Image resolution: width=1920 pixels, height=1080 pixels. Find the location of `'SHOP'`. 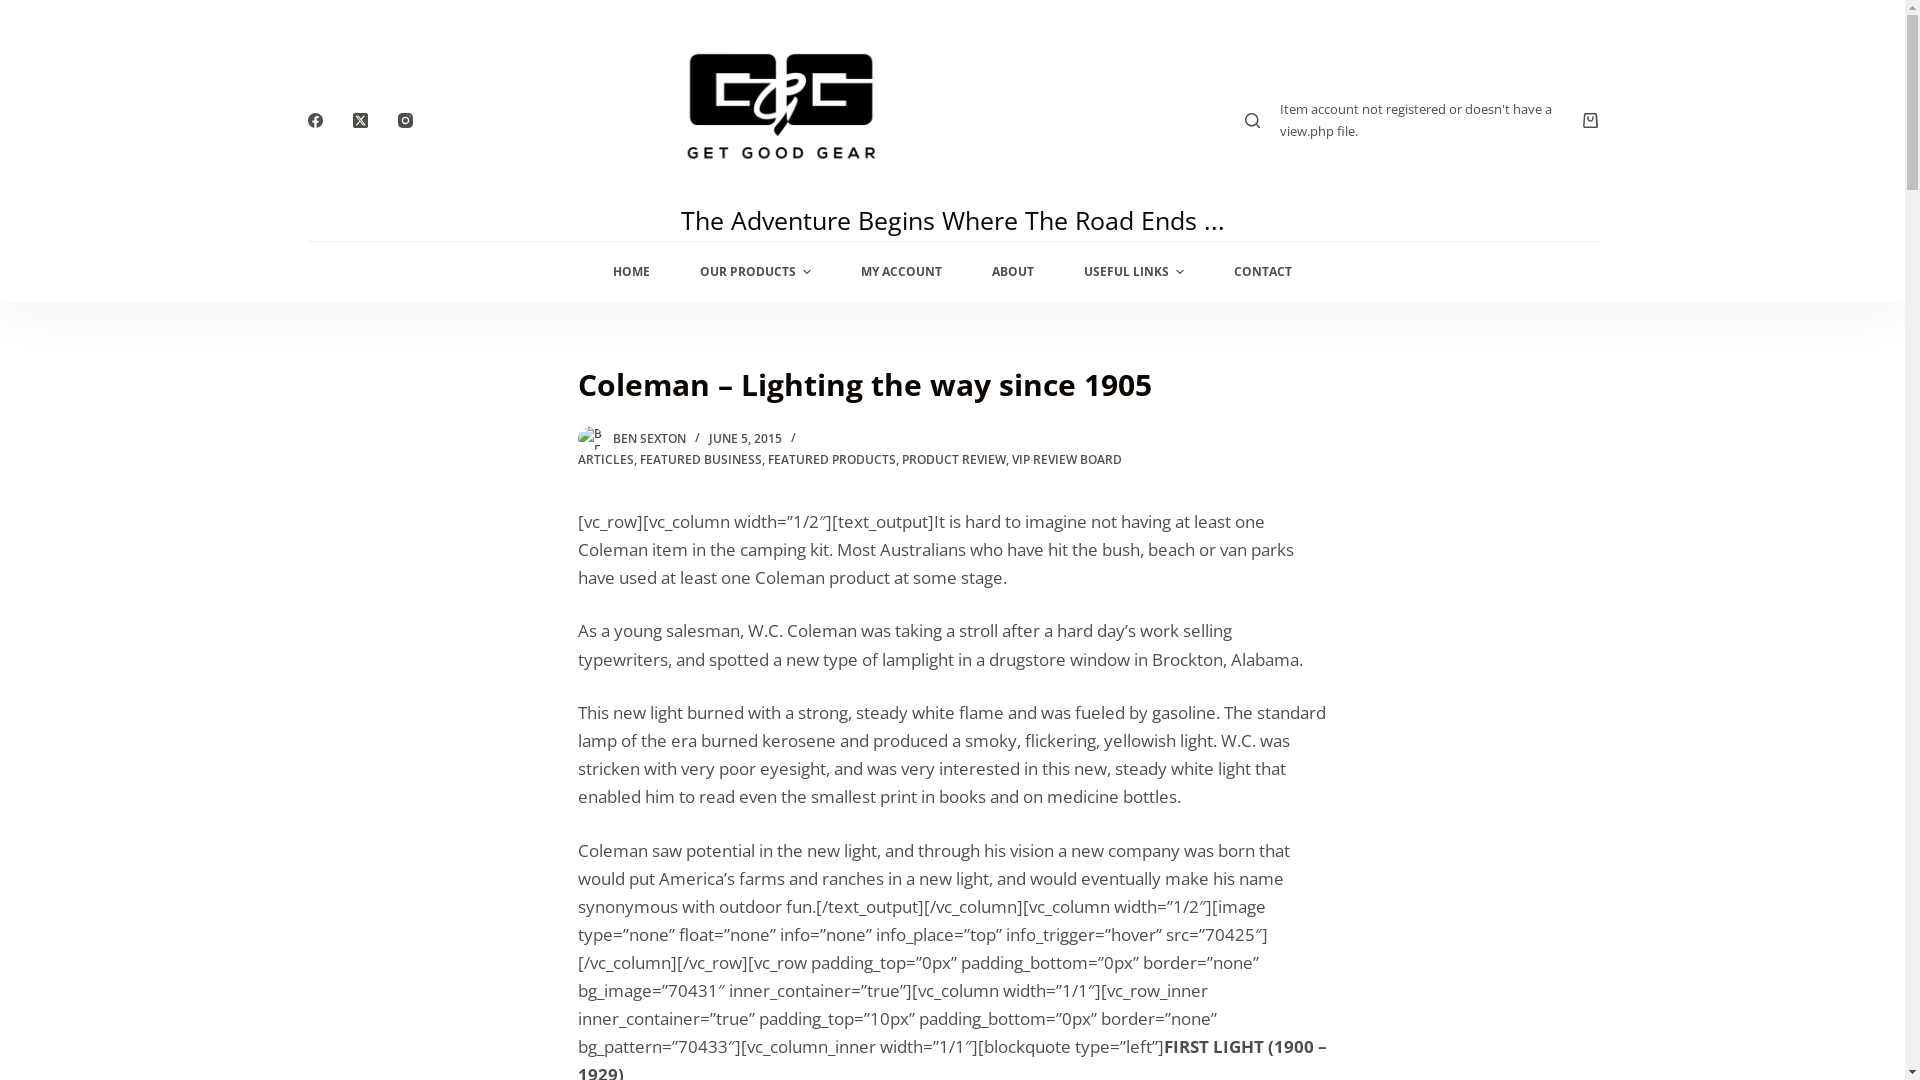

'SHOP' is located at coordinates (1286, 547).